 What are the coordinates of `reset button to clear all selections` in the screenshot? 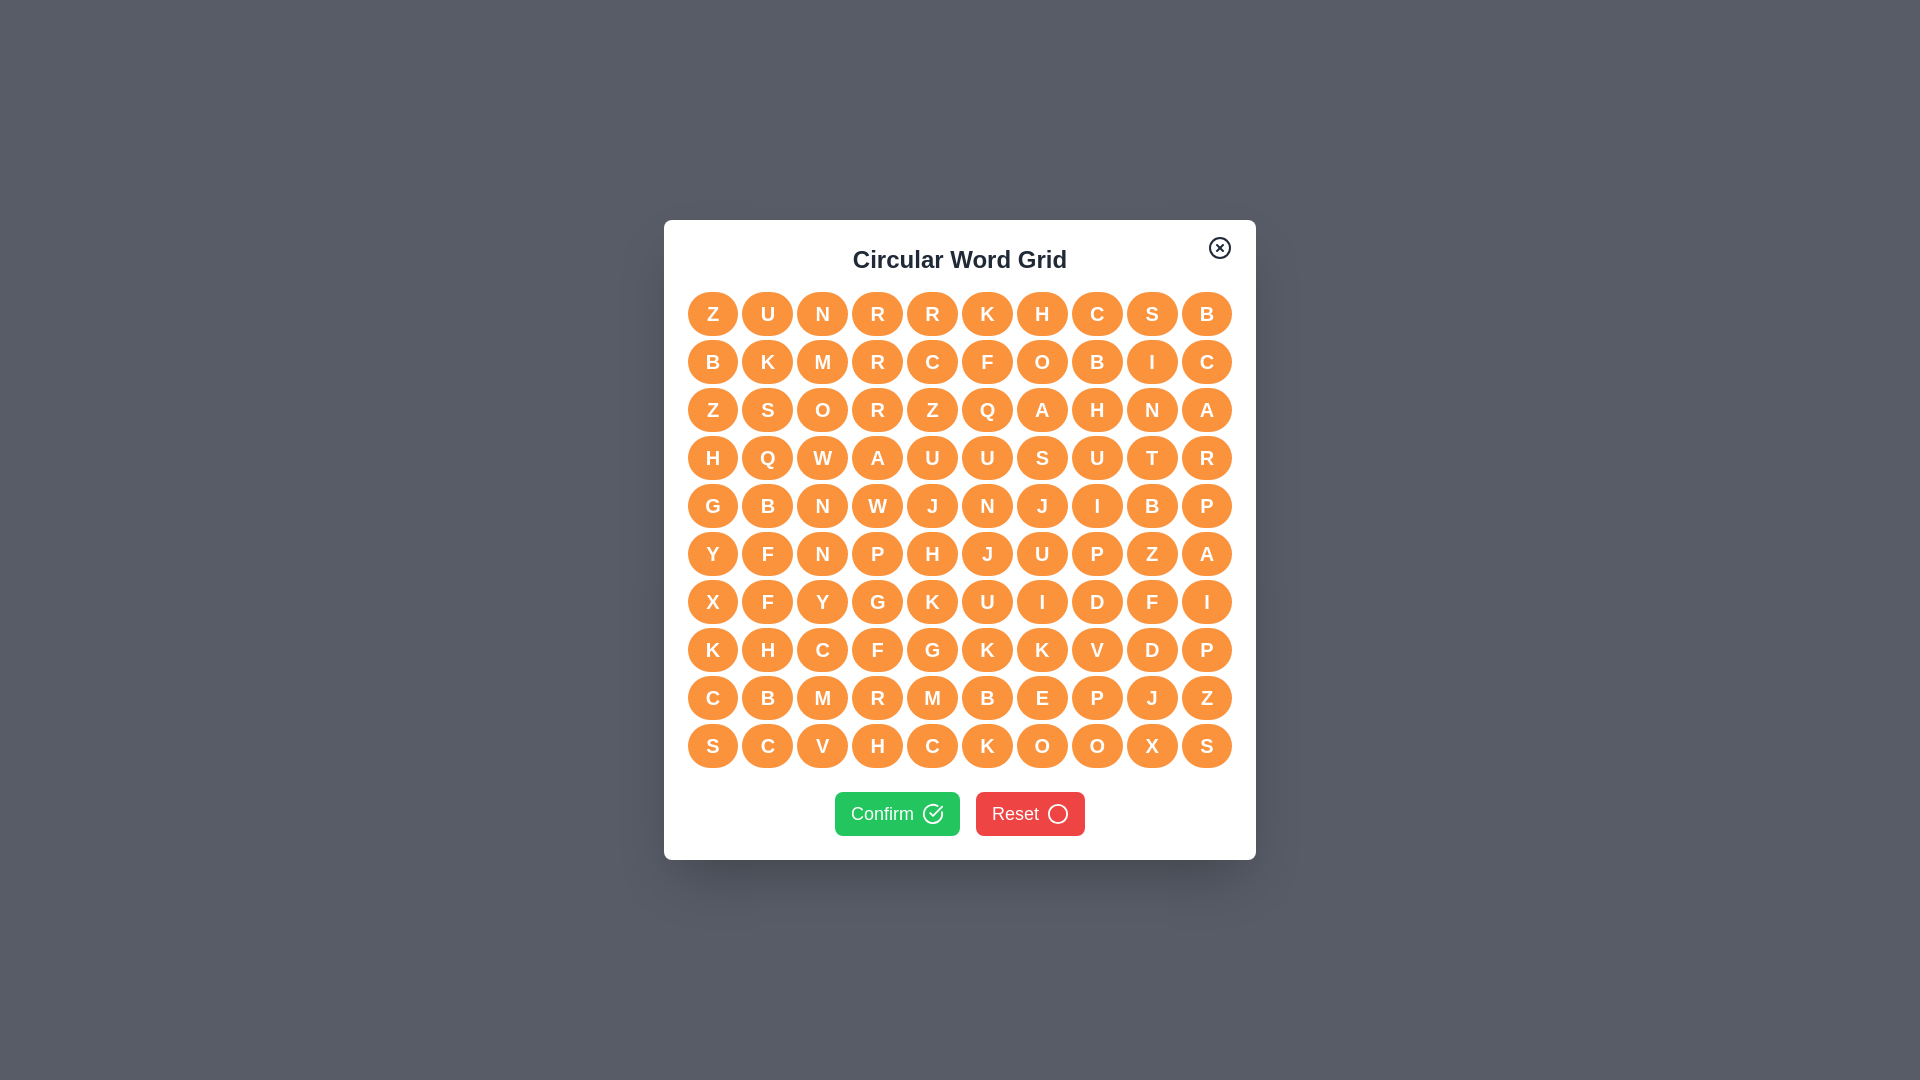 It's located at (1030, 813).